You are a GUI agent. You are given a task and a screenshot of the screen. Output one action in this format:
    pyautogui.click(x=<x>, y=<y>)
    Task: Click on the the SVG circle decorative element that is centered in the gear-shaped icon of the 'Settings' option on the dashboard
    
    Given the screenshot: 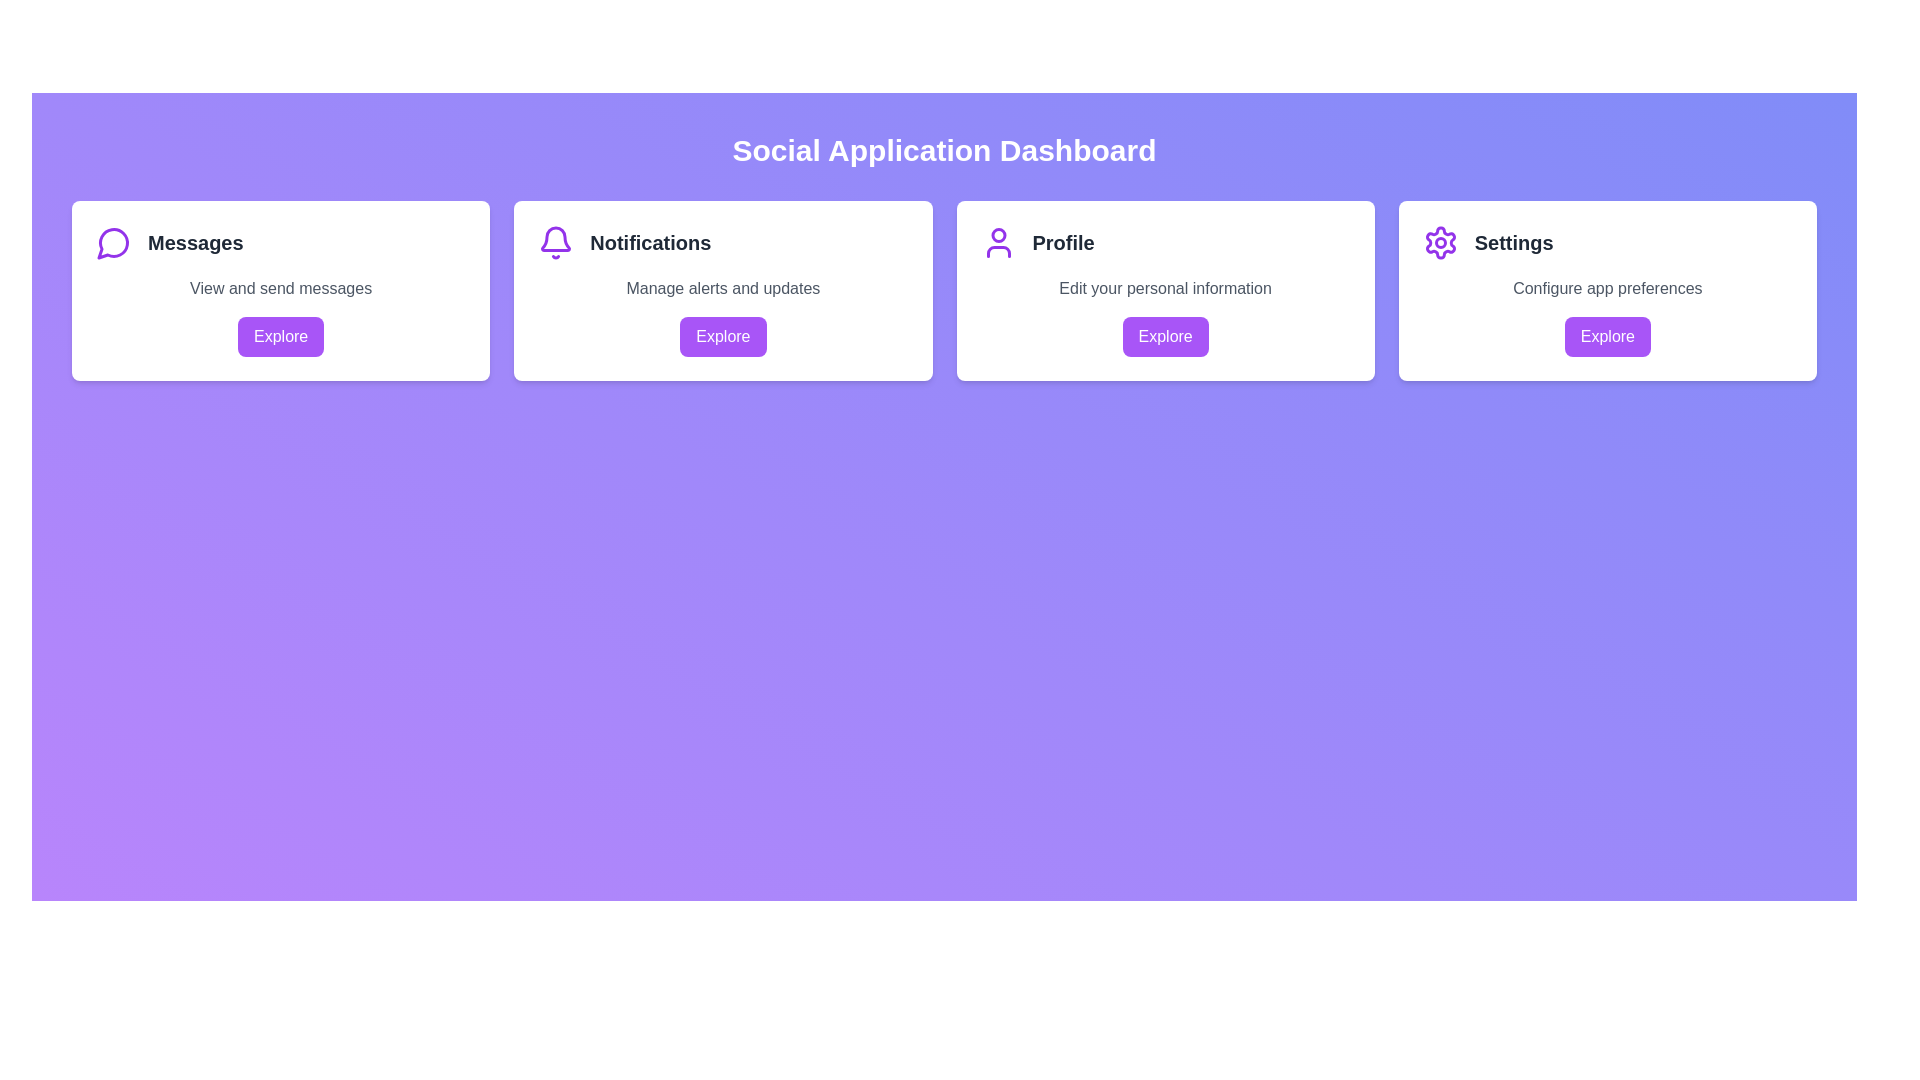 What is the action you would take?
    pyautogui.click(x=1440, y=242)
    